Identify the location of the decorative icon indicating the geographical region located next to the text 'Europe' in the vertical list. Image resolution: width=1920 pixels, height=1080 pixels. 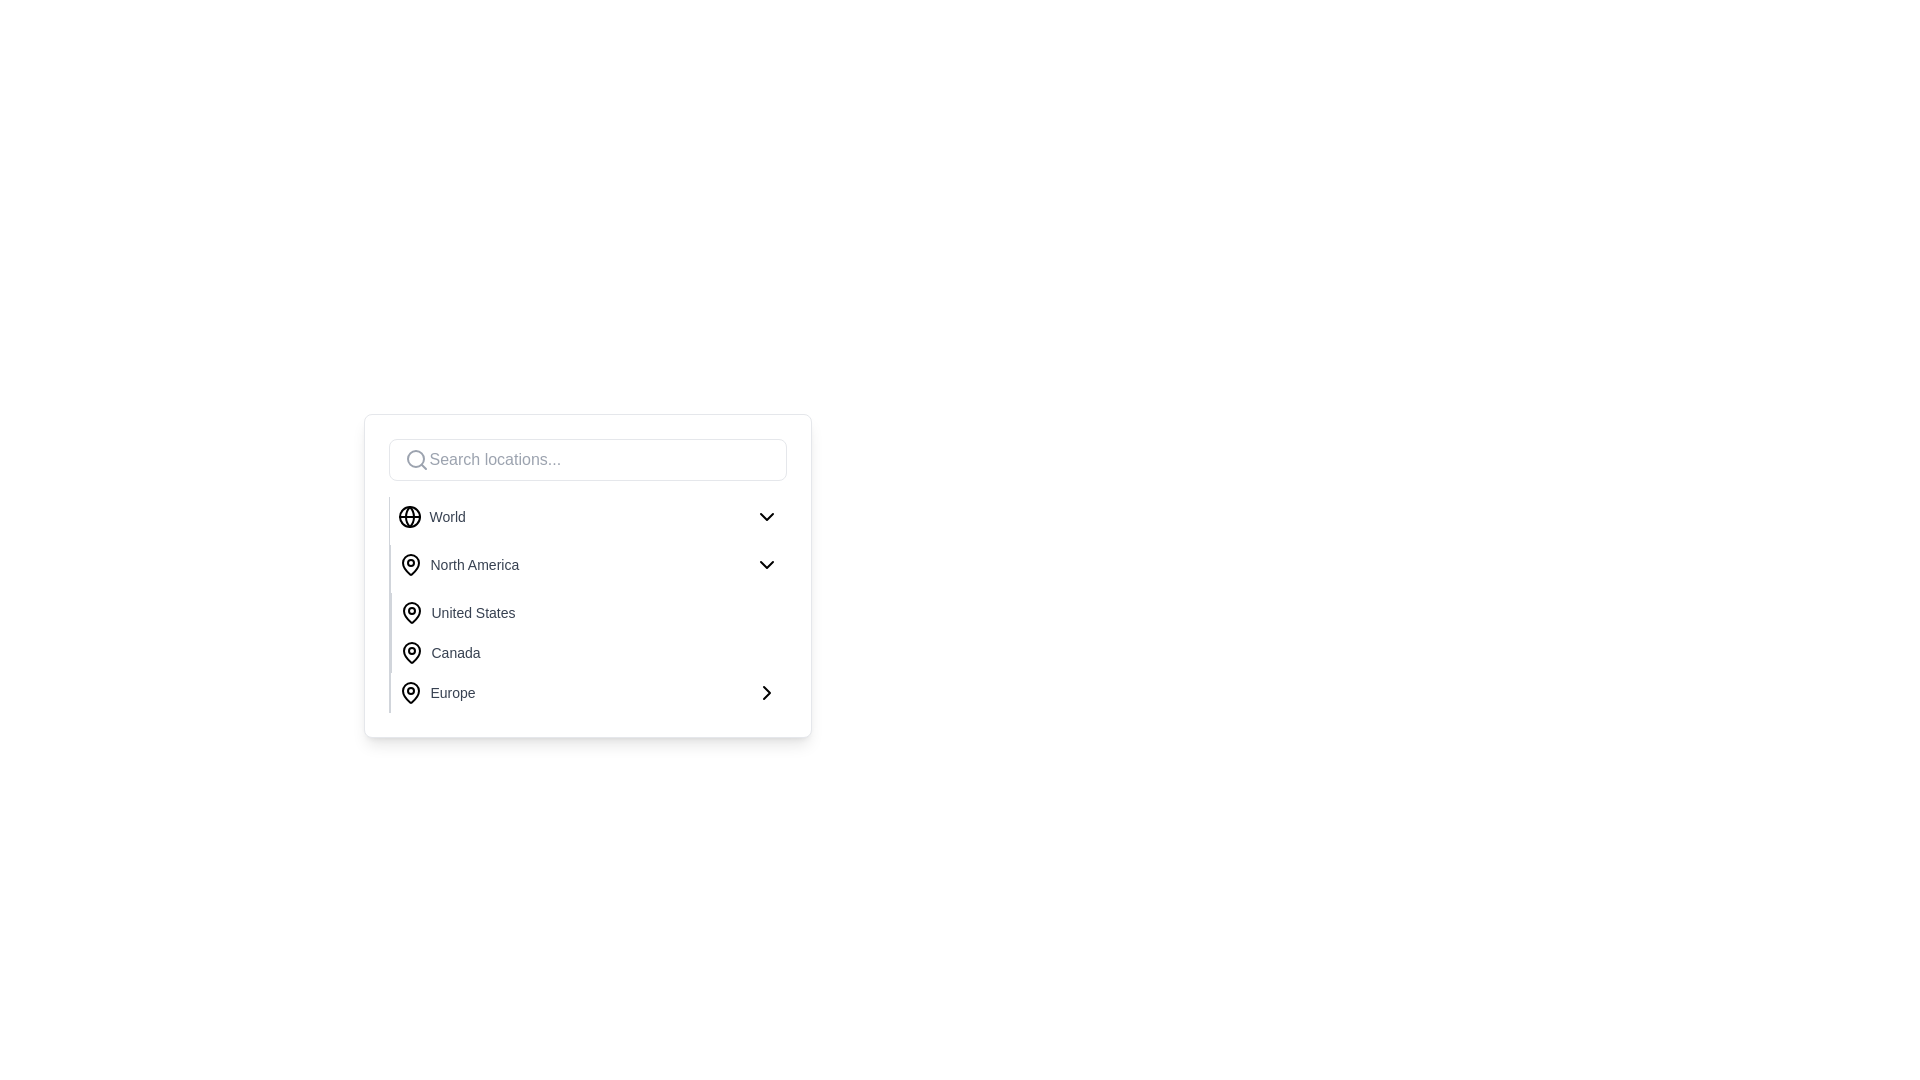
(409, 692).